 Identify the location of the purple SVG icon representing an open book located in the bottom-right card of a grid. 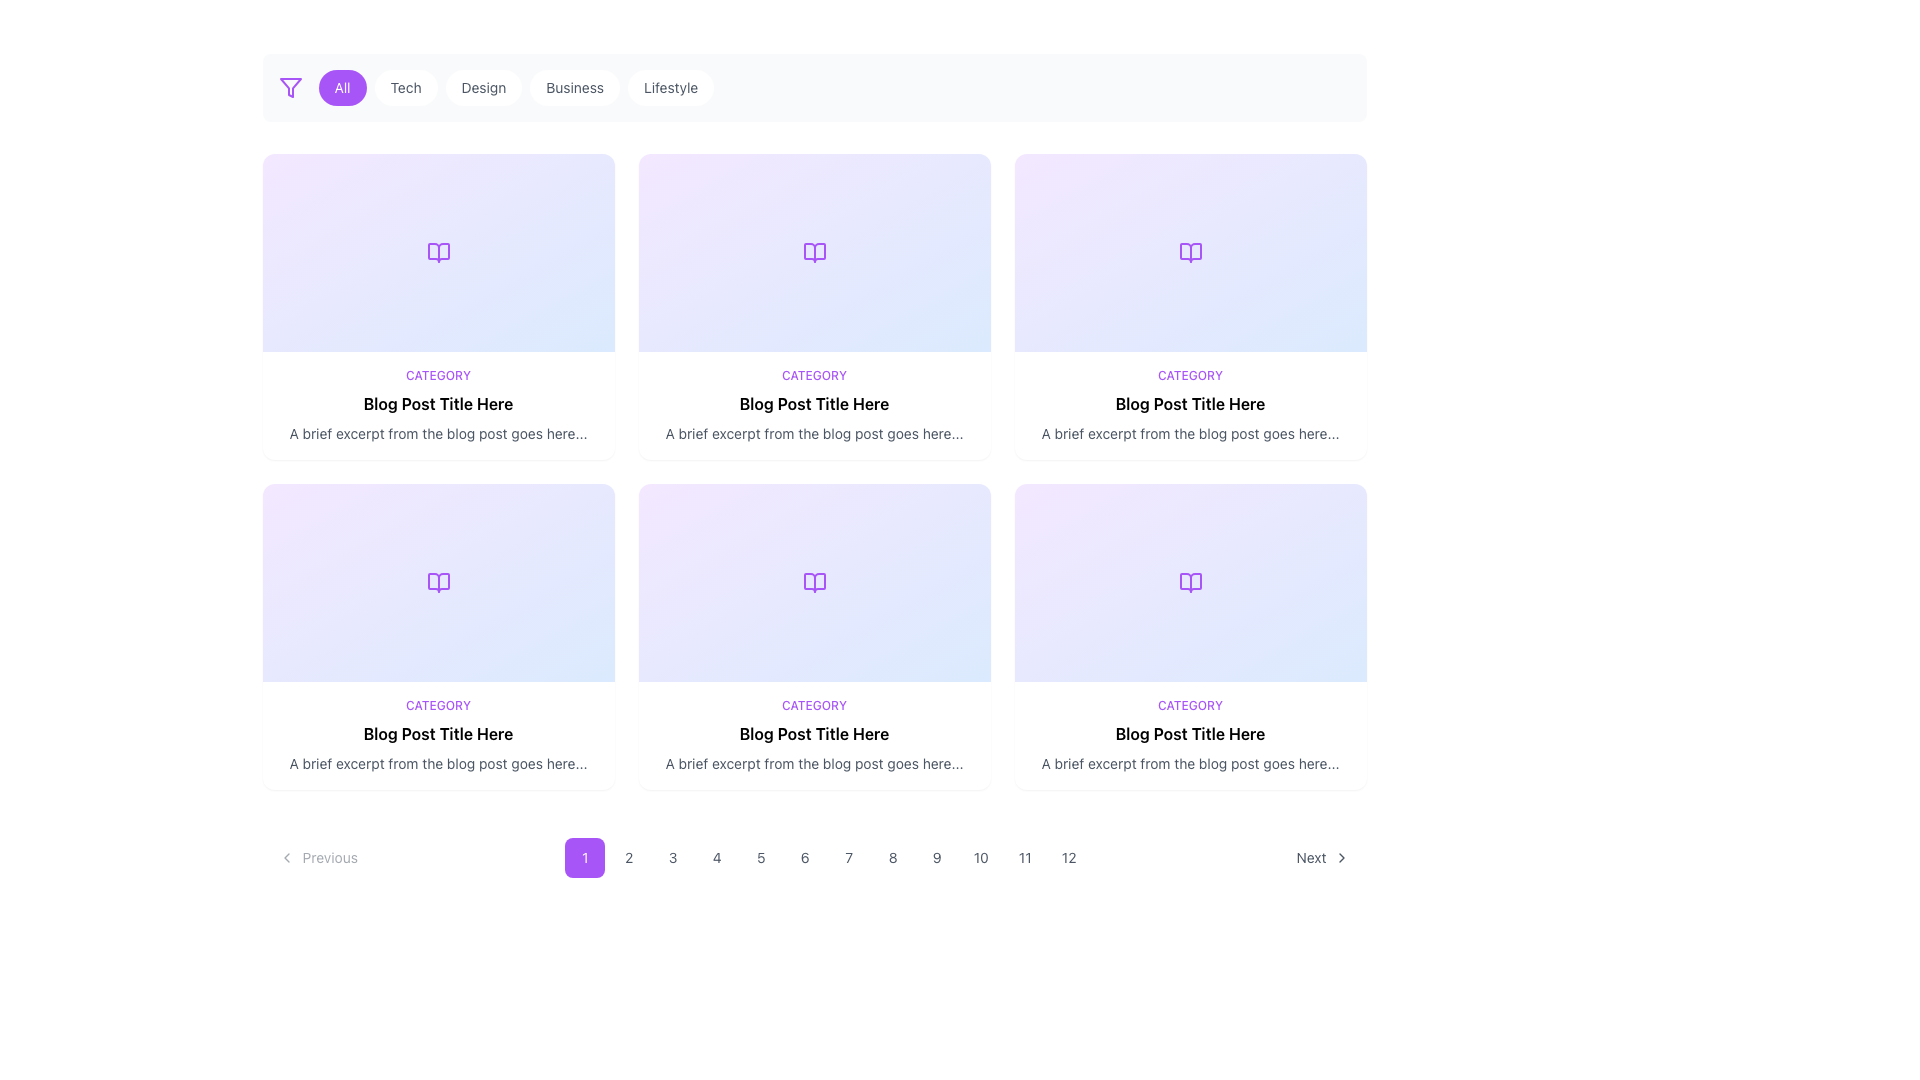
(1190, 582).